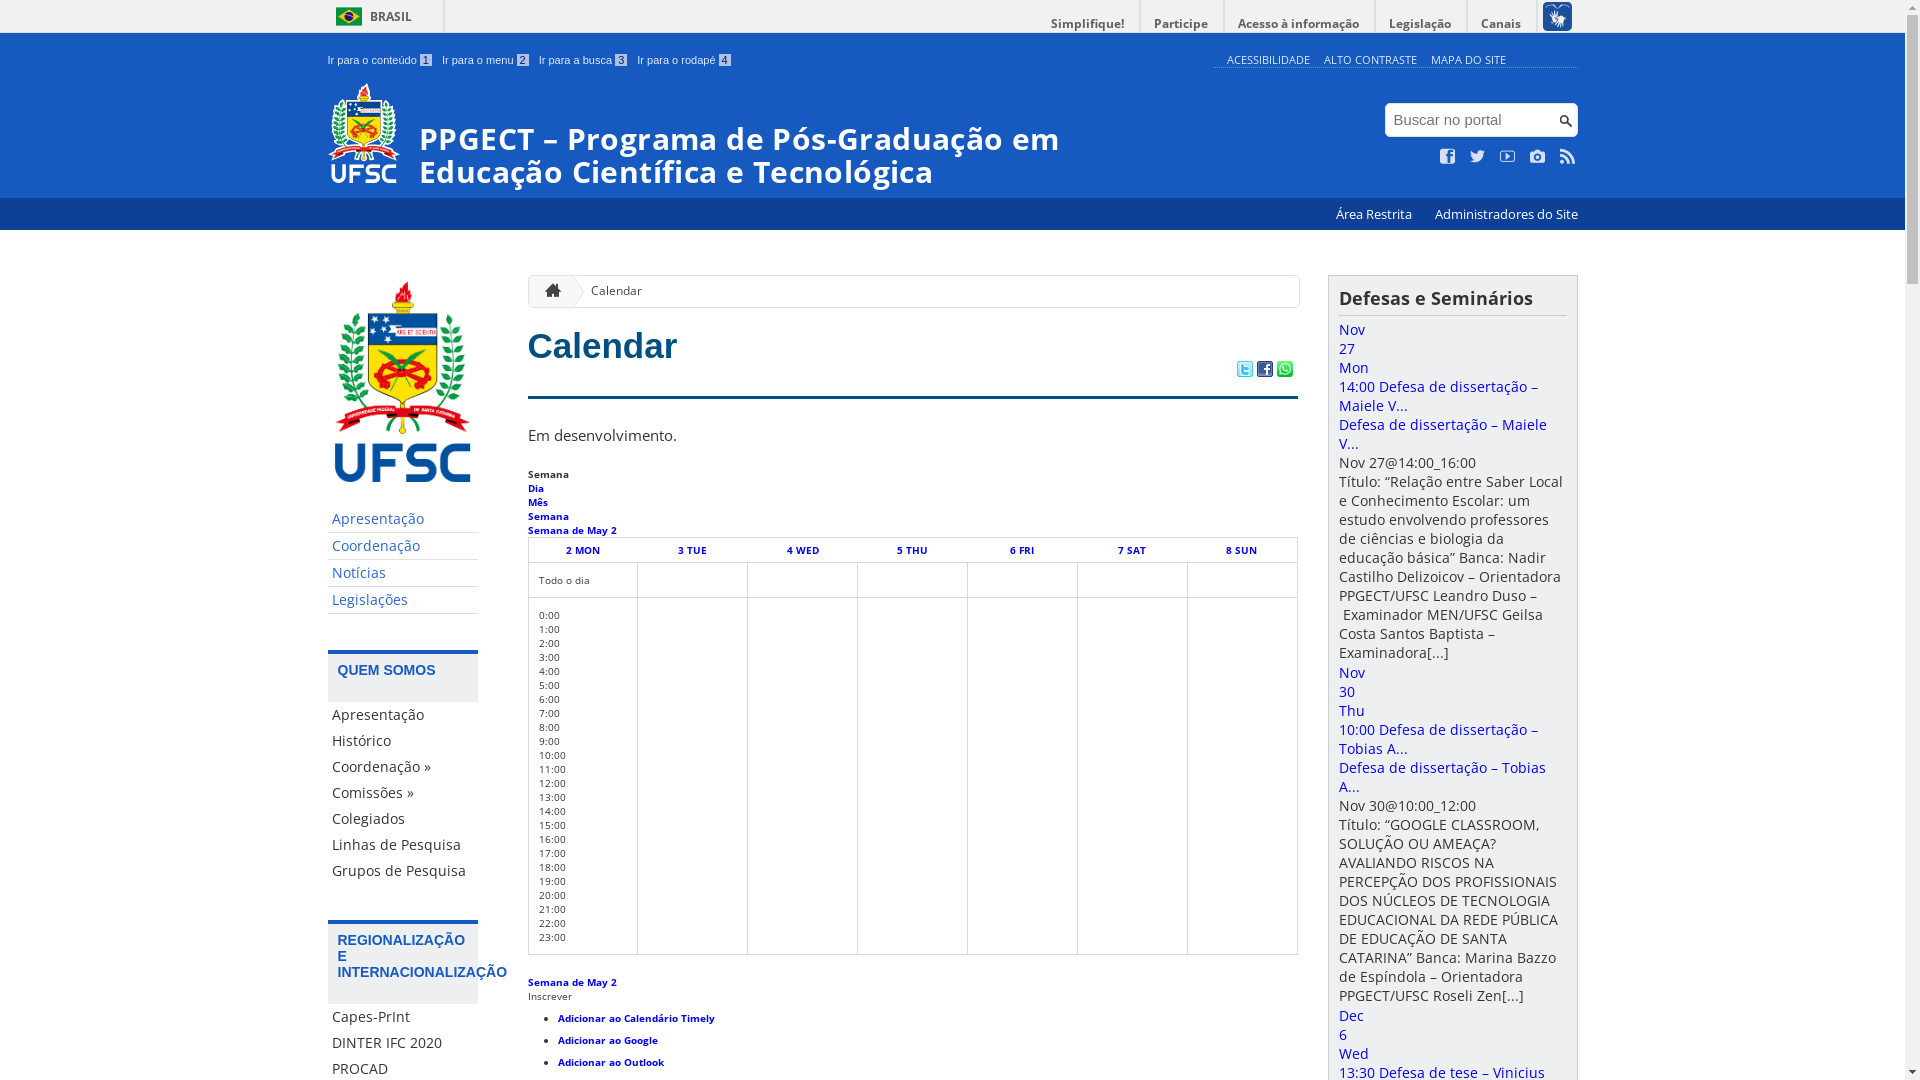 This screenshot has height=1080, width=1920. I want to click on 'ACESSIBILIDADE', so click(1266, 58).